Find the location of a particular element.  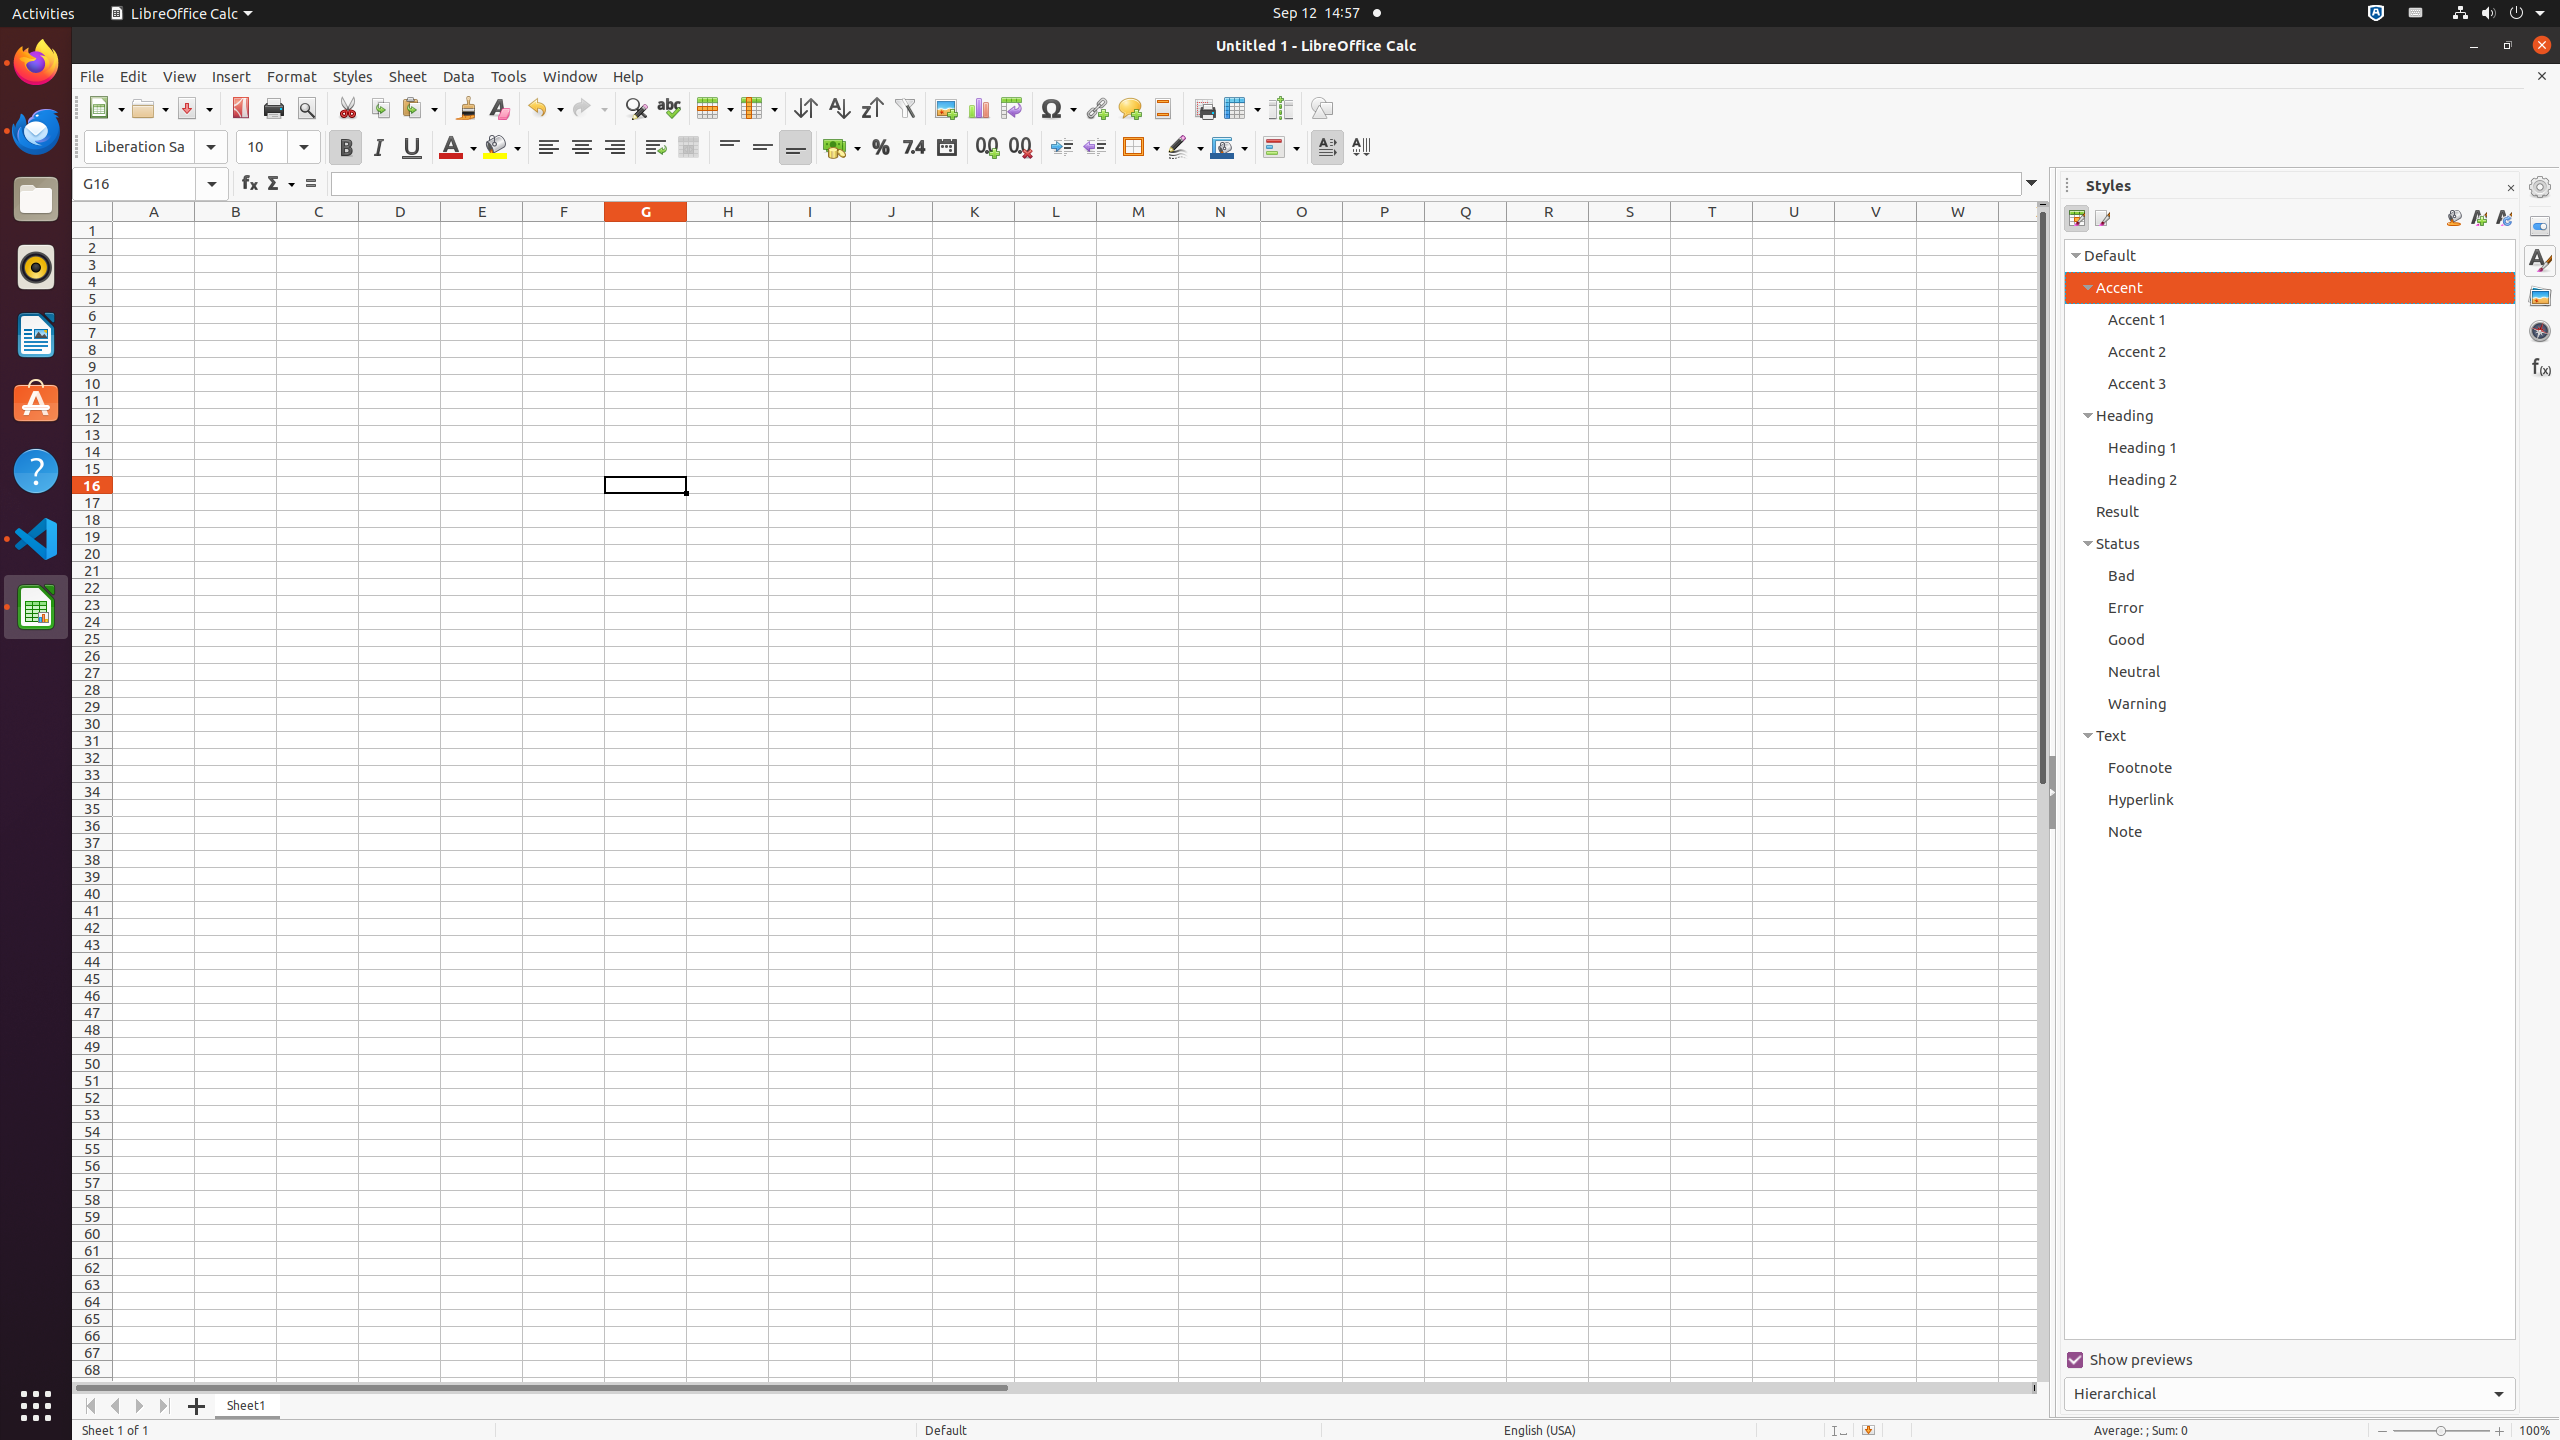

'Undo' is located at coordinates (545, 107).